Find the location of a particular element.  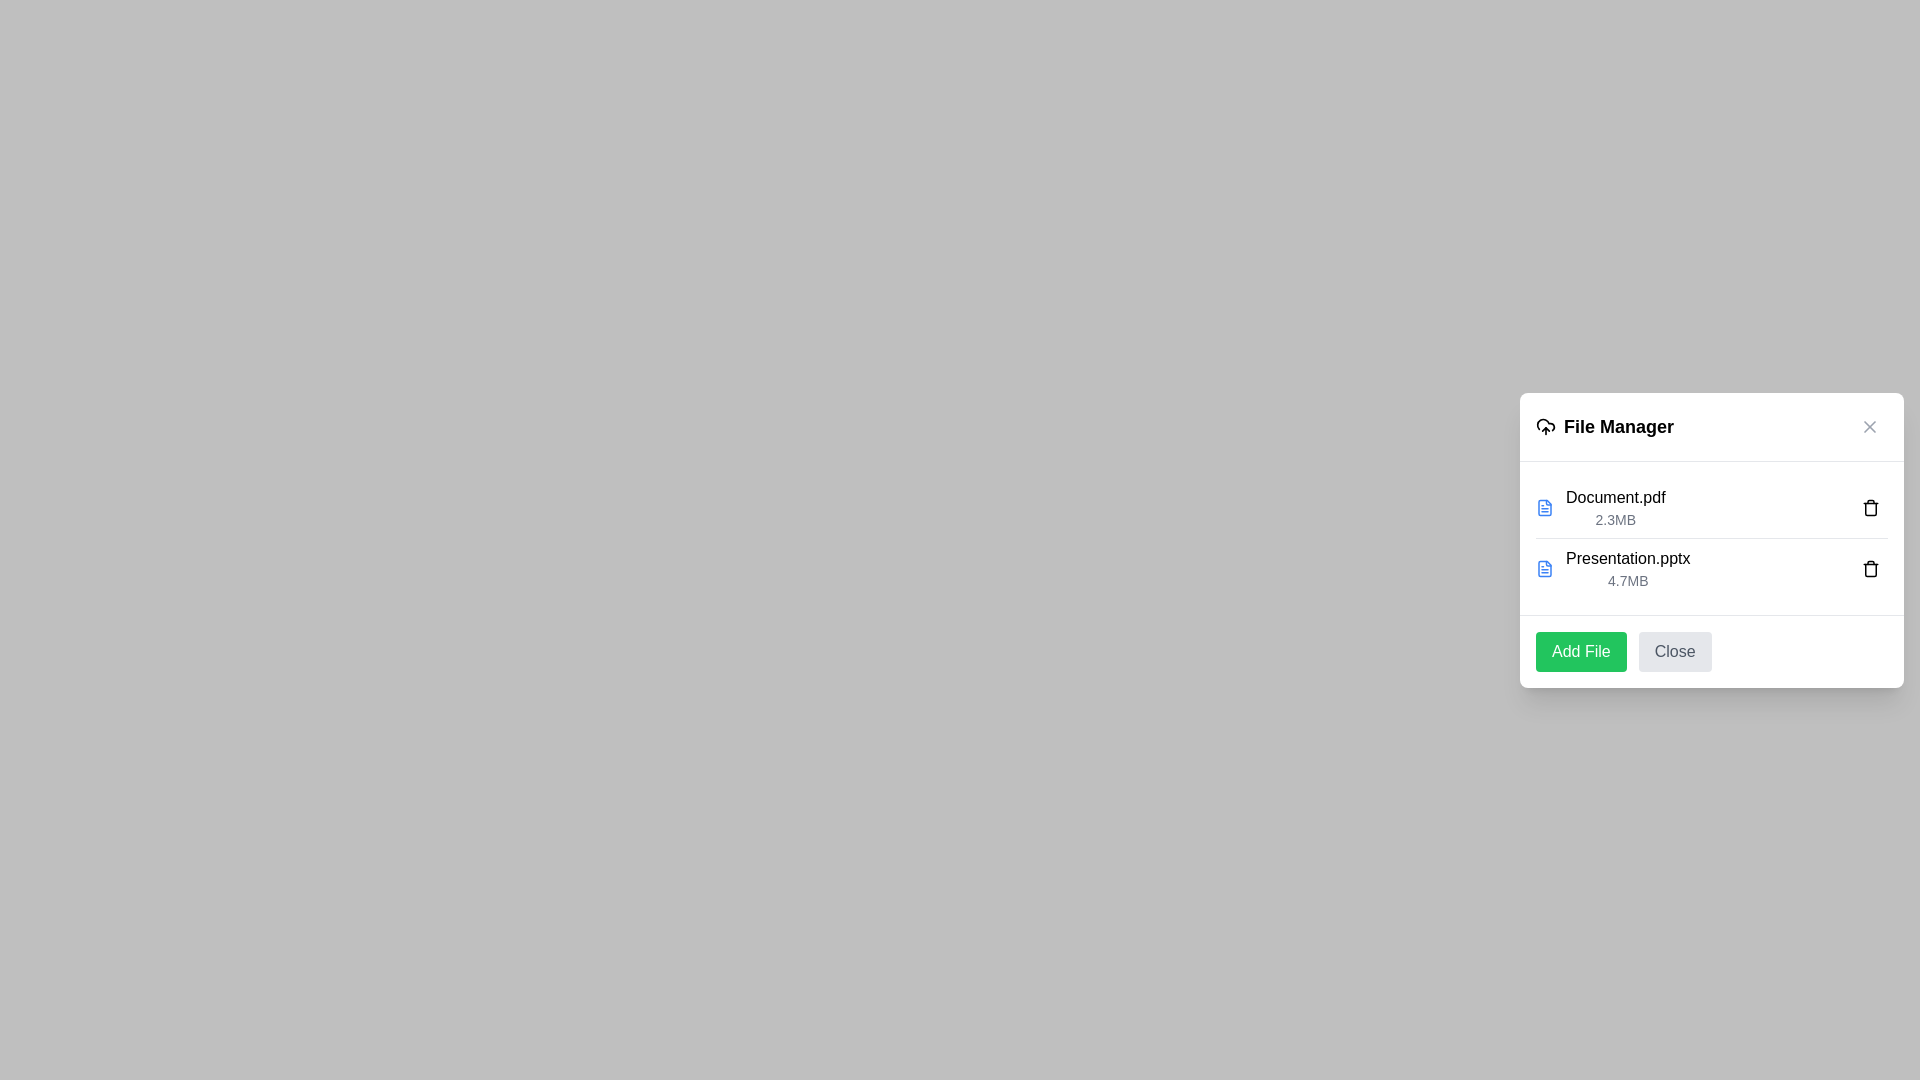

the small blue file icon representing 'Presentation.pptx' in the 'File Manager' popup, which is located to the left of the text label and aligned with its baseline is located at coordinates (1544, 568).